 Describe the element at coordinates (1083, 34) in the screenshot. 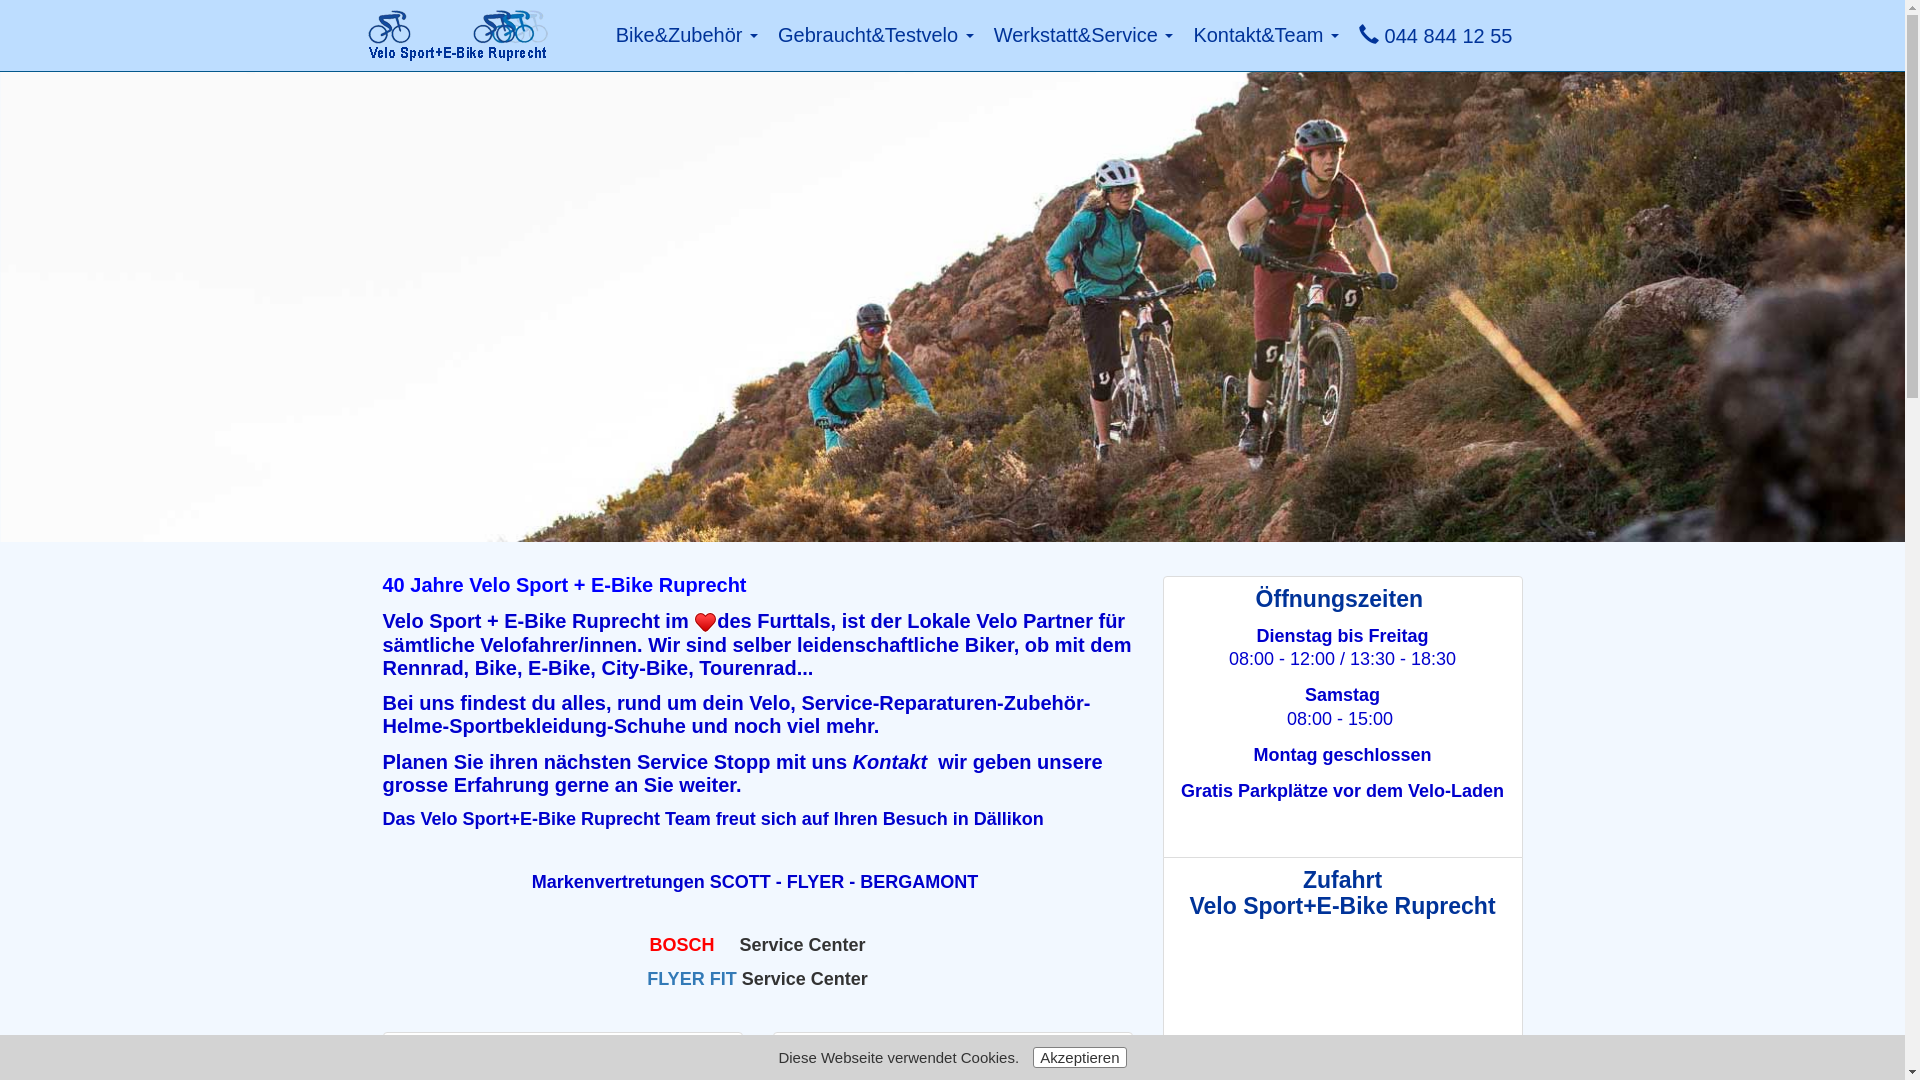

I see `'Werkstatt&Service'` at that location.